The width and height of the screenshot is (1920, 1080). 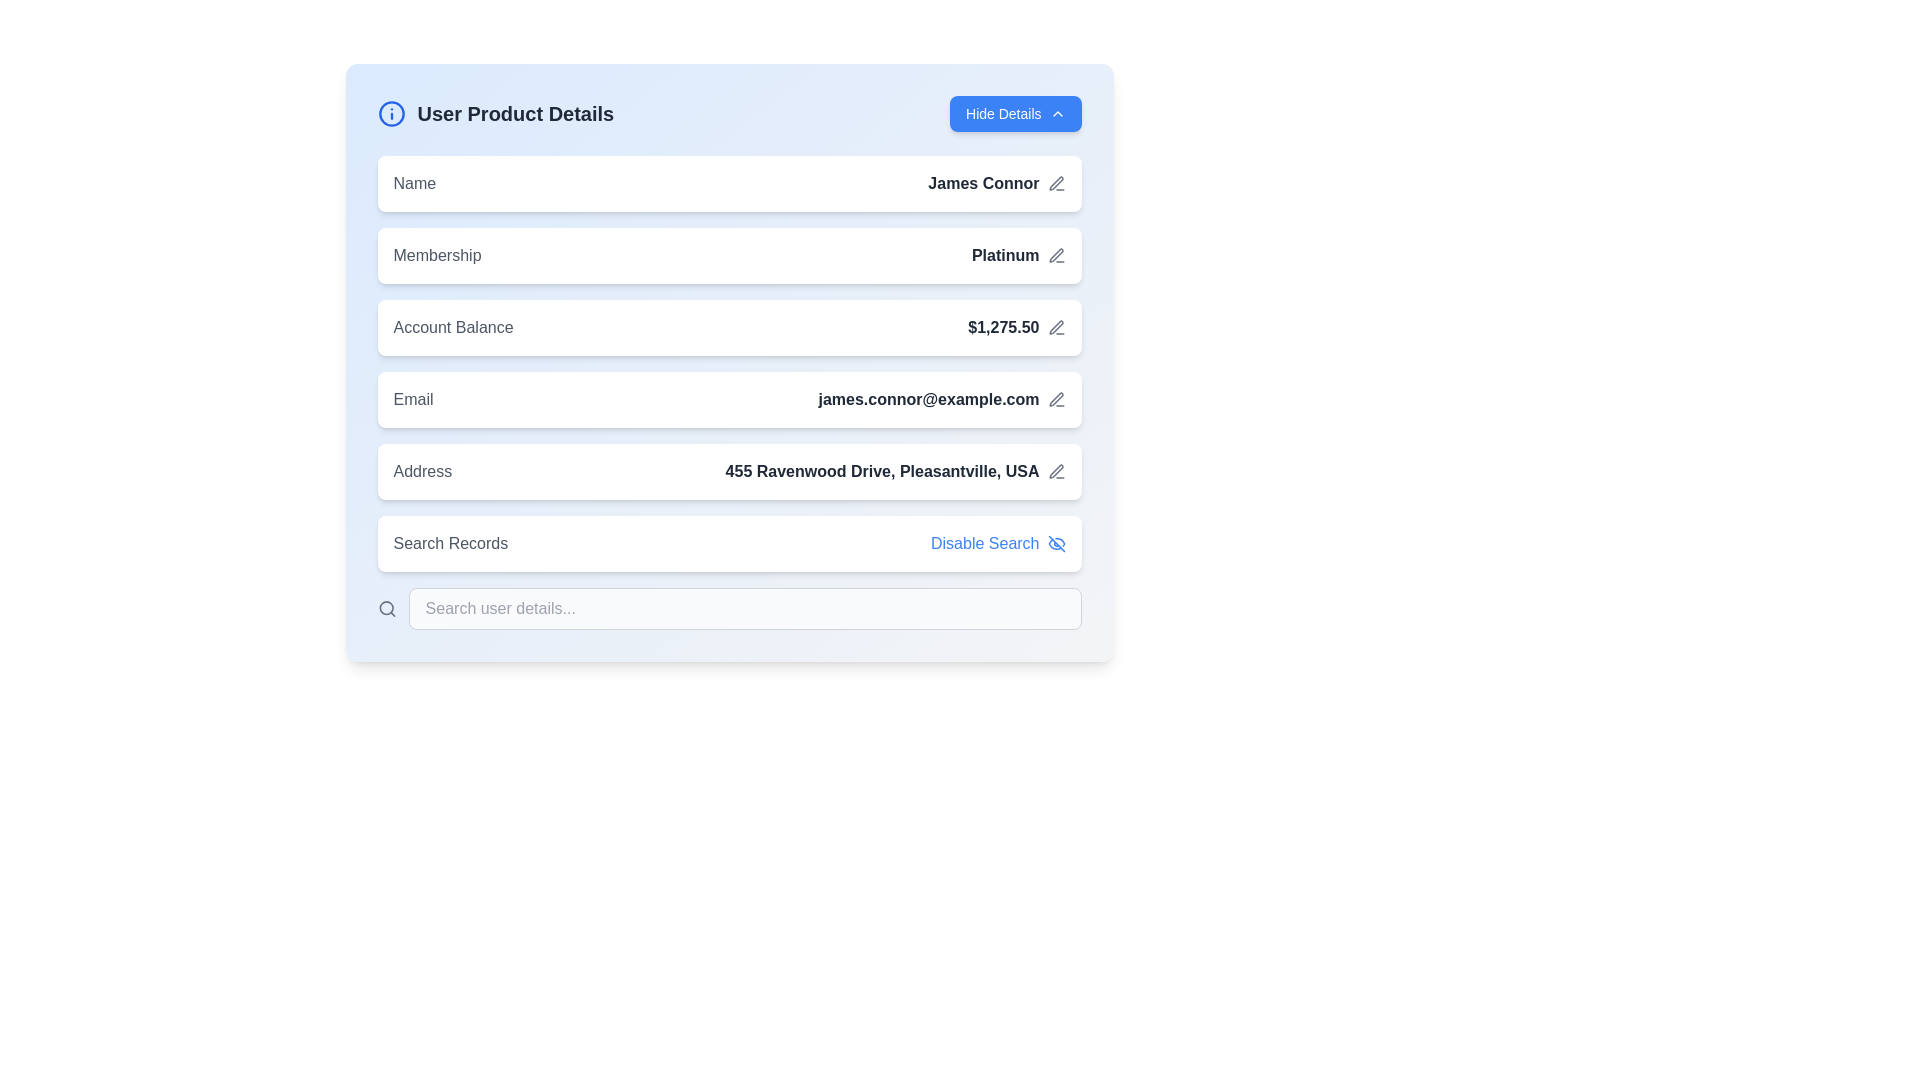 I want to click on the edit icon located to the right of the 'Account Balance' field, adjacent to the value '$1,275.50', within the 'User Product Details' card, so click(x=1055, y=326).